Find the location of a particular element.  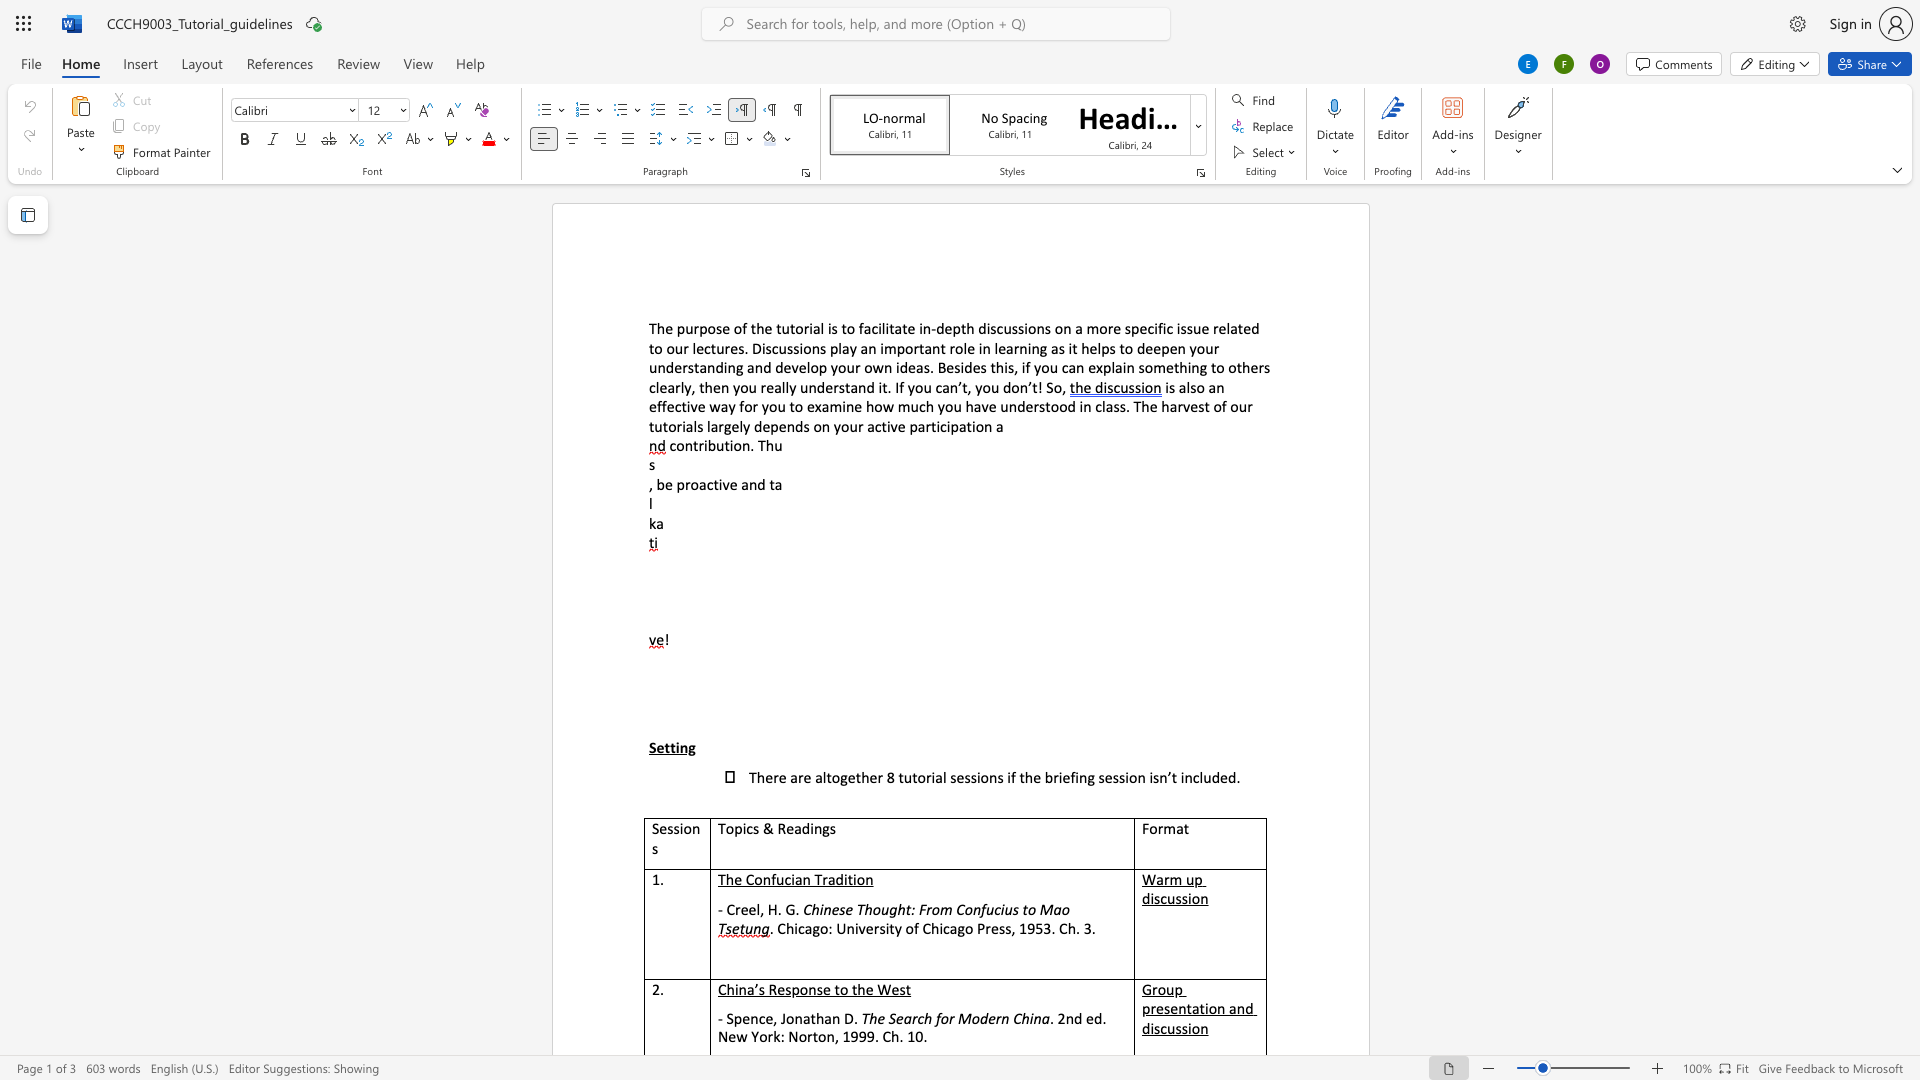

the space between the continuous character "e" and "n" in the text is located at coordinates (785, 425).